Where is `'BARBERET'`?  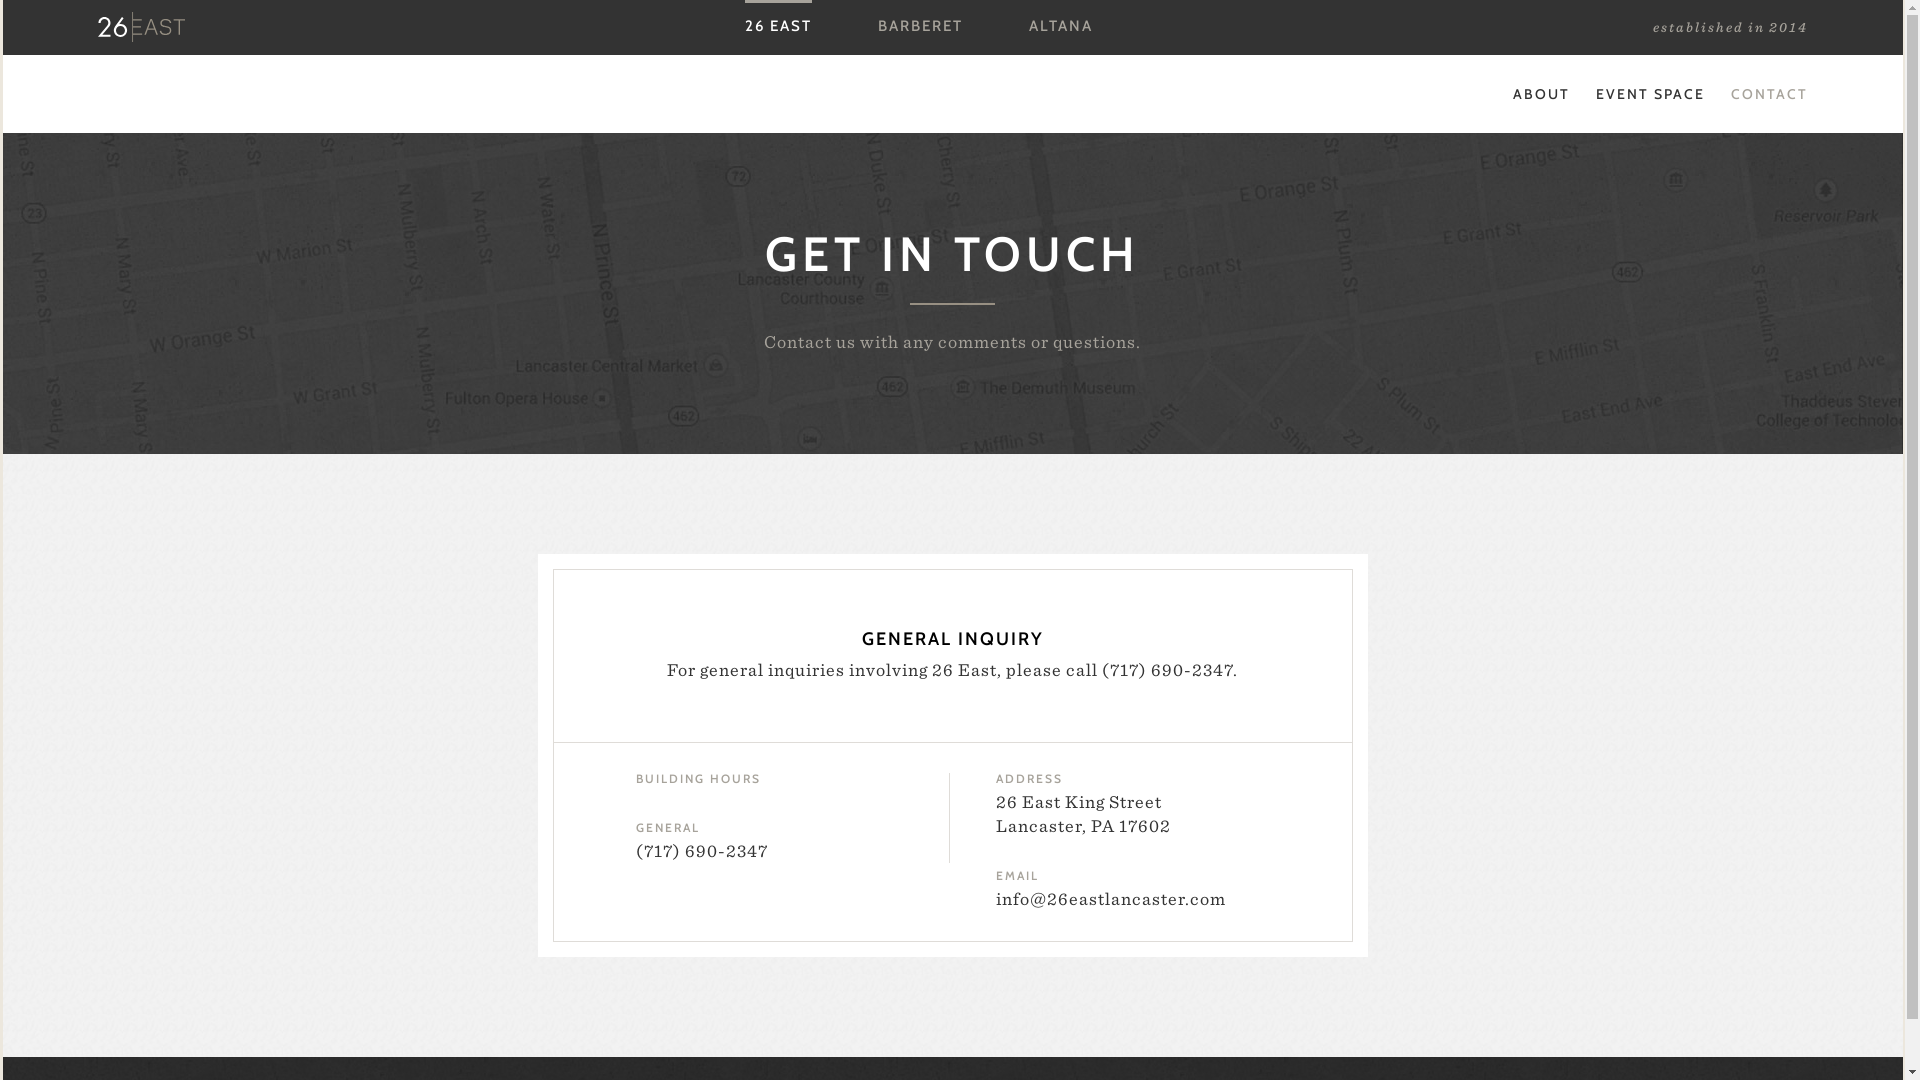
'BARBERET' is located at coordinates (919, 26).